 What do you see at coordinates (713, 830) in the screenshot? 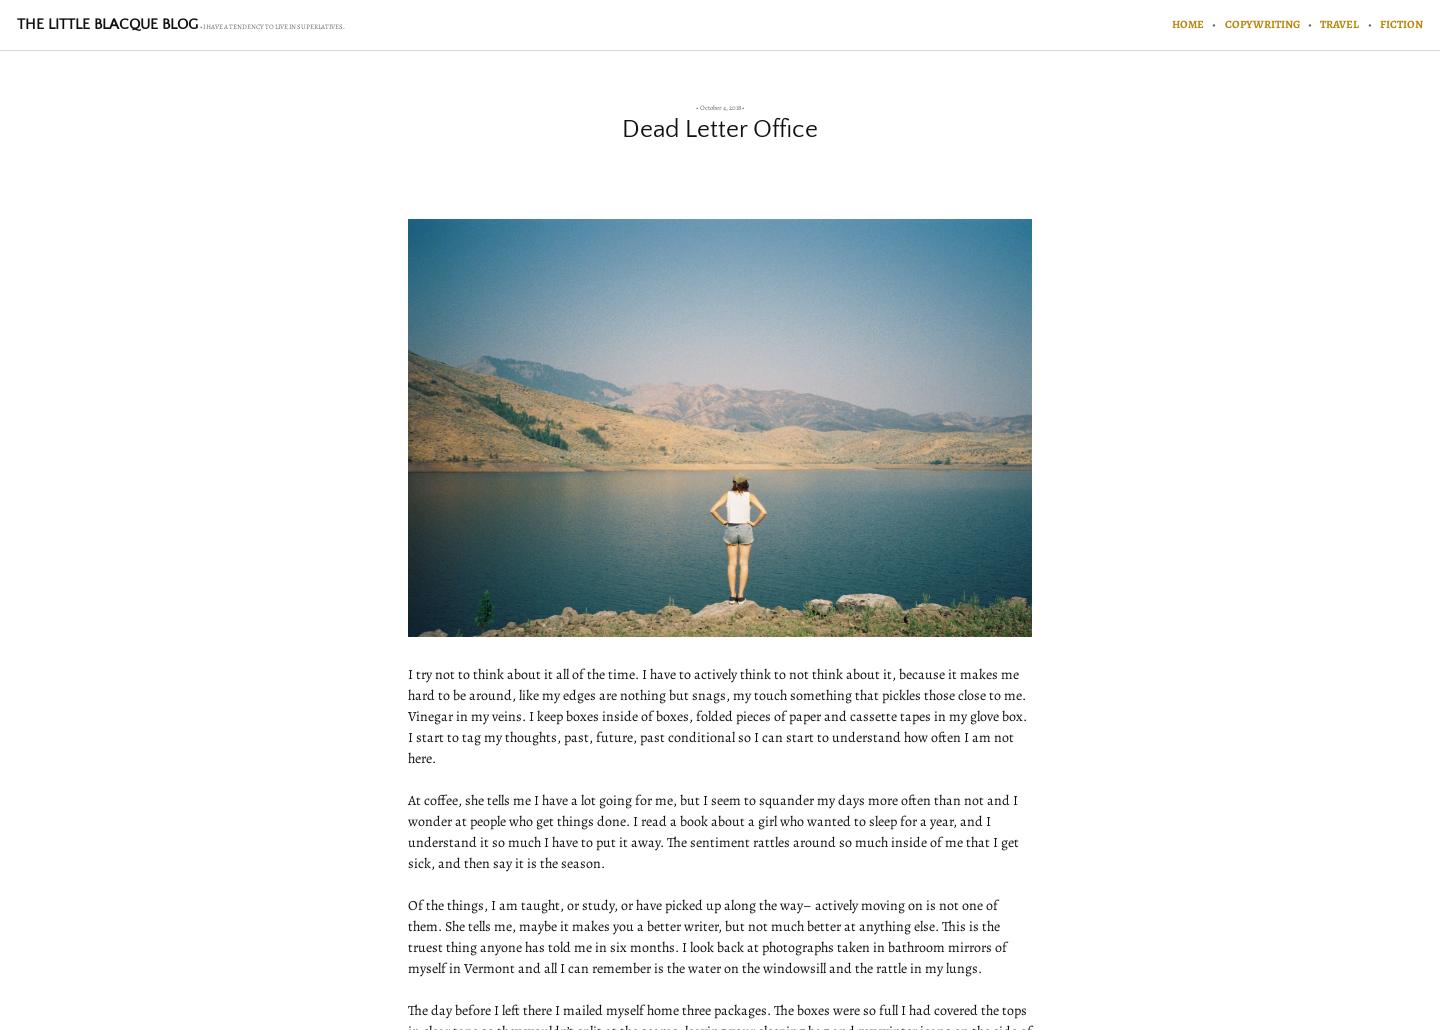
I see `'At coffee, she tells me I have a lot going for me, but I seem to squander my days more often than not and I wonder at people who get things done. I read a book about a girl who wanted to sleep for a year, and I understand it so much I have to put it away. The sentiment rattles around so much inside of me that I get sick, and then say it is the season.'` at bounding box center [713, 830].